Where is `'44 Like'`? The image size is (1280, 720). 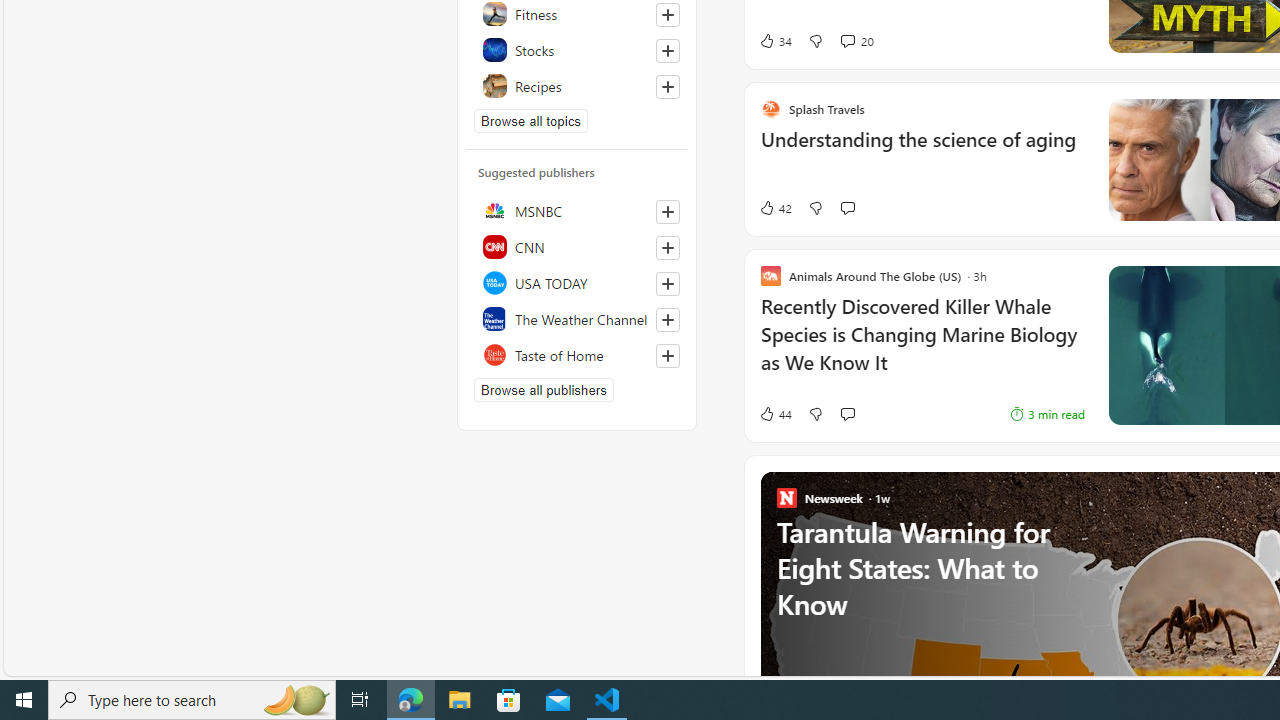 '44 Like' is located at coordinates (752, 413).